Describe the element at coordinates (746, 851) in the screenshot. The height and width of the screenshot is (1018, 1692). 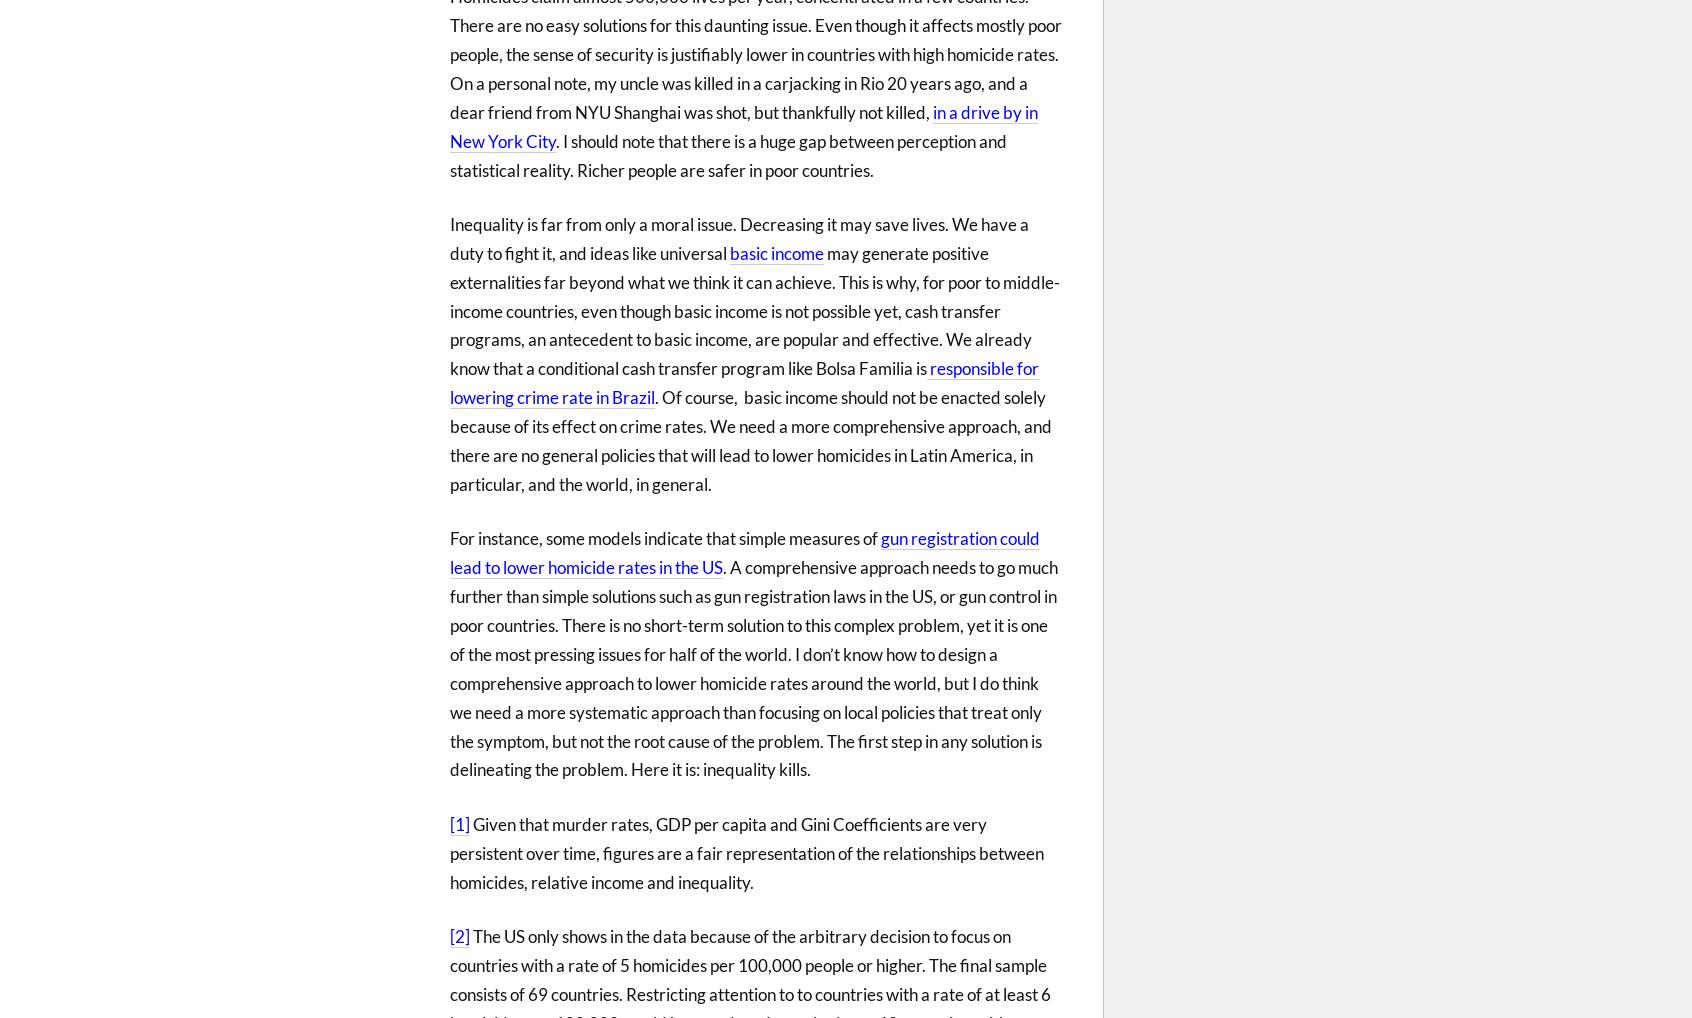
I see `'Given that murder rates, GDP per capita and Gini Coefficients are very persistent over time, figures are a fair representation of the relationships between homicides, relative income and inequality.'` at that location.